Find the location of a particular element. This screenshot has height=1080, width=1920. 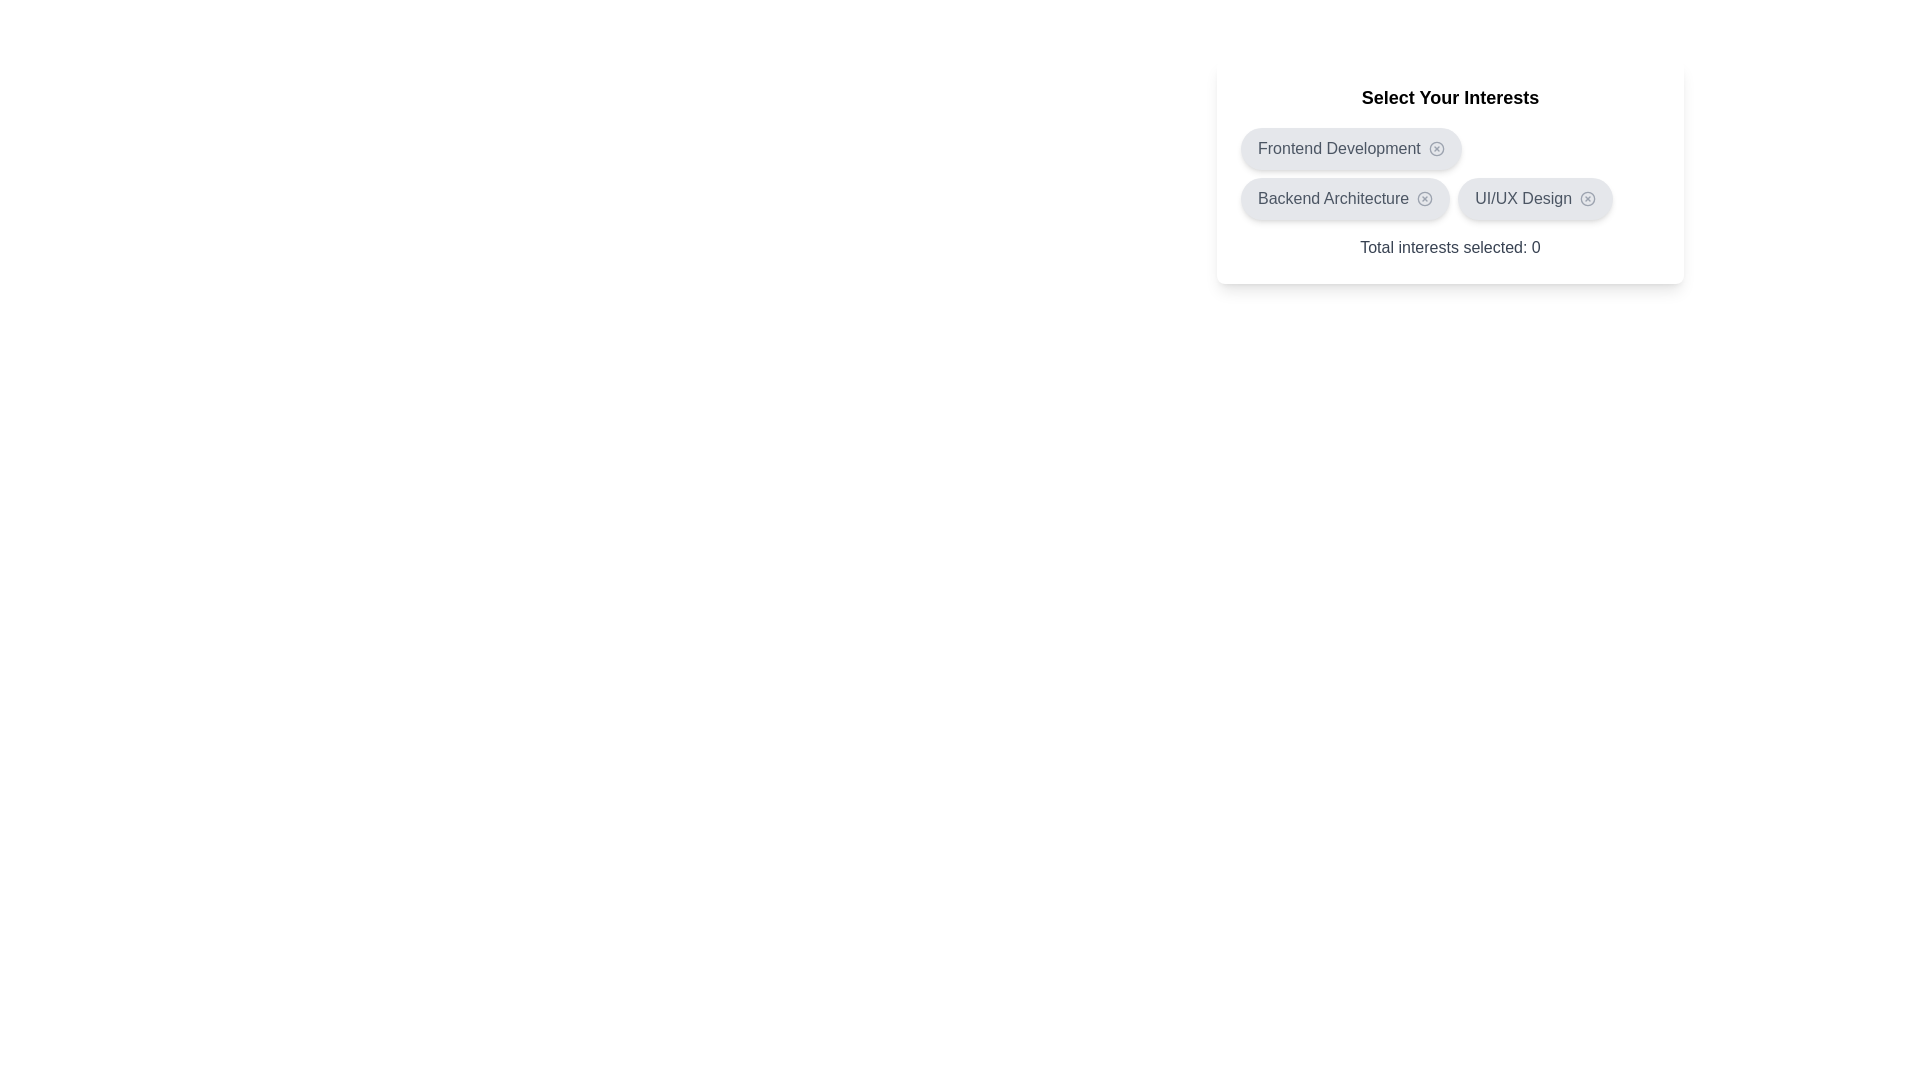

the circular gray button or icon located on the right side of the 'Select Your Interests' section under the 'UI/UX Design' tag is located at coordinates (1587, 199).